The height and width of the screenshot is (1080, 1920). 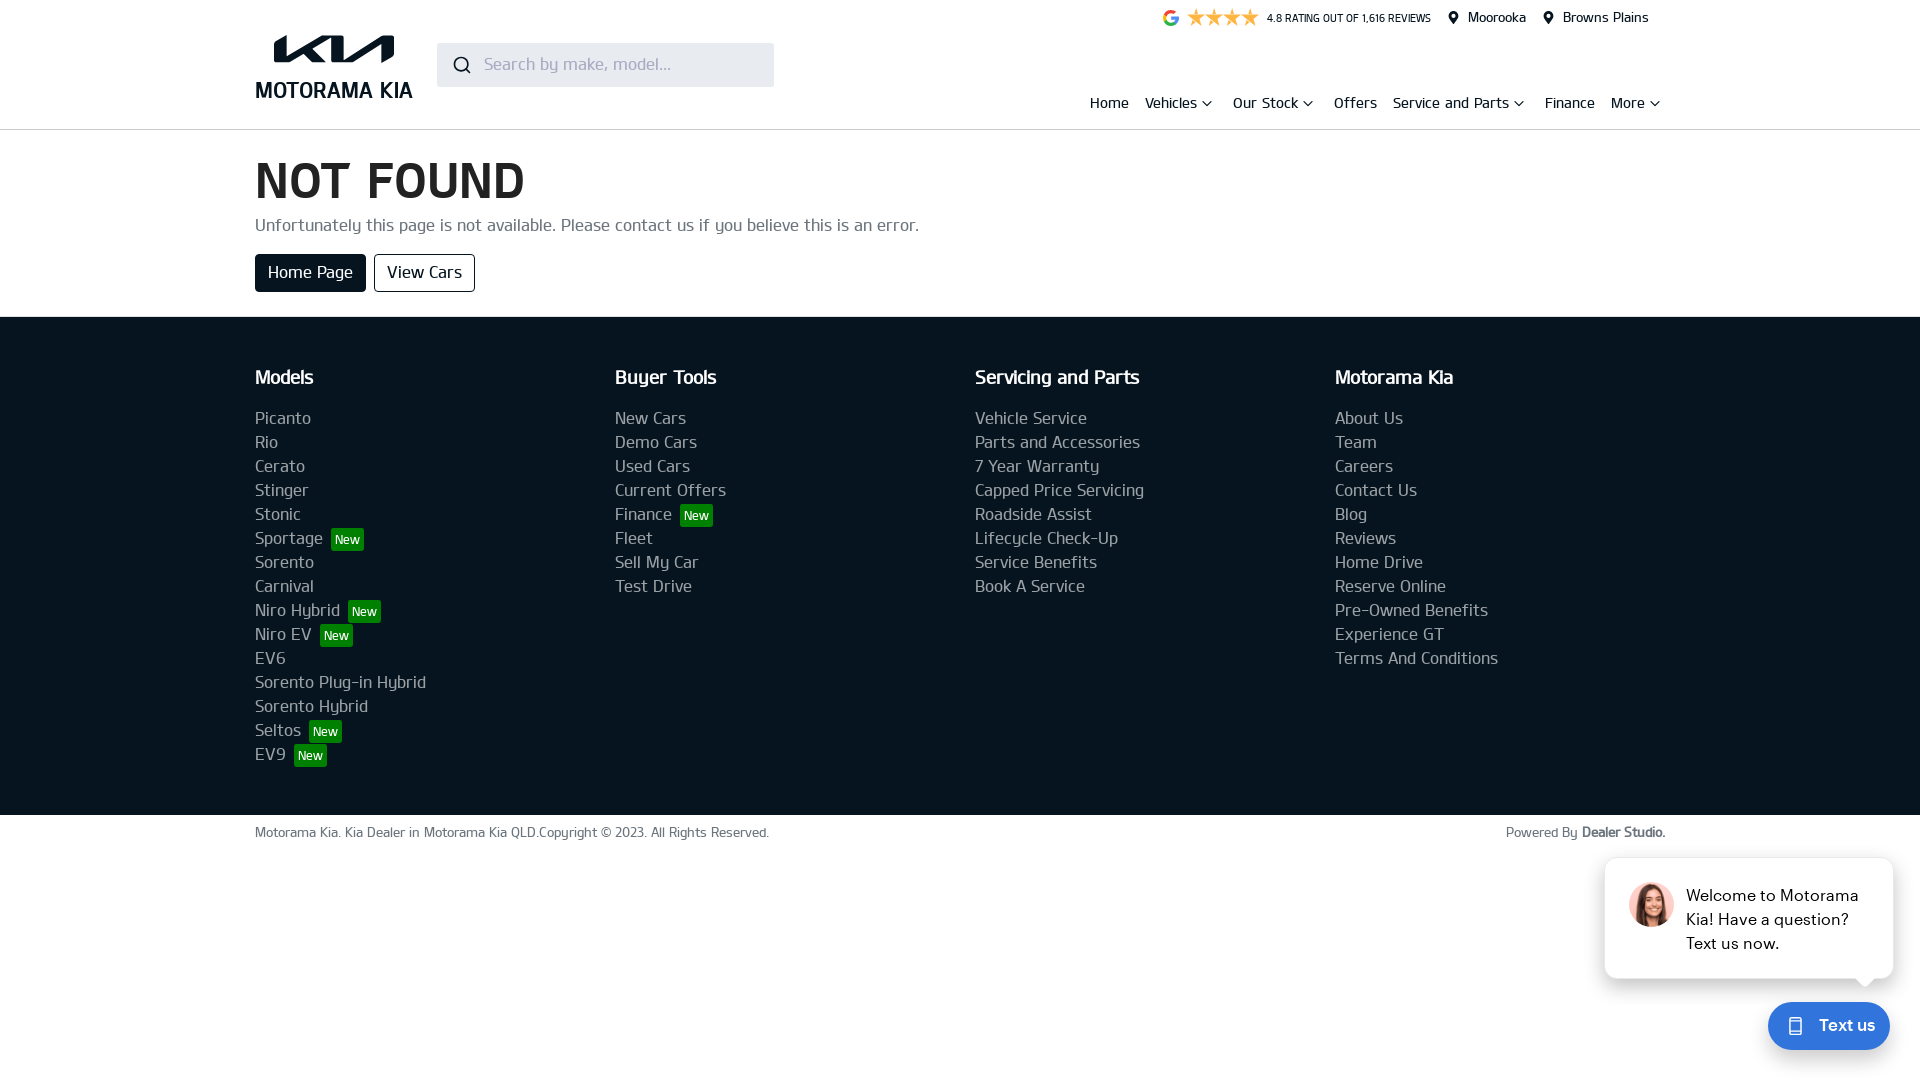 What do you see at coordinates (1410, 609) in the screenshot?
I see `'Pre-Owned Benefits'` at bounding box center [1410, 609].